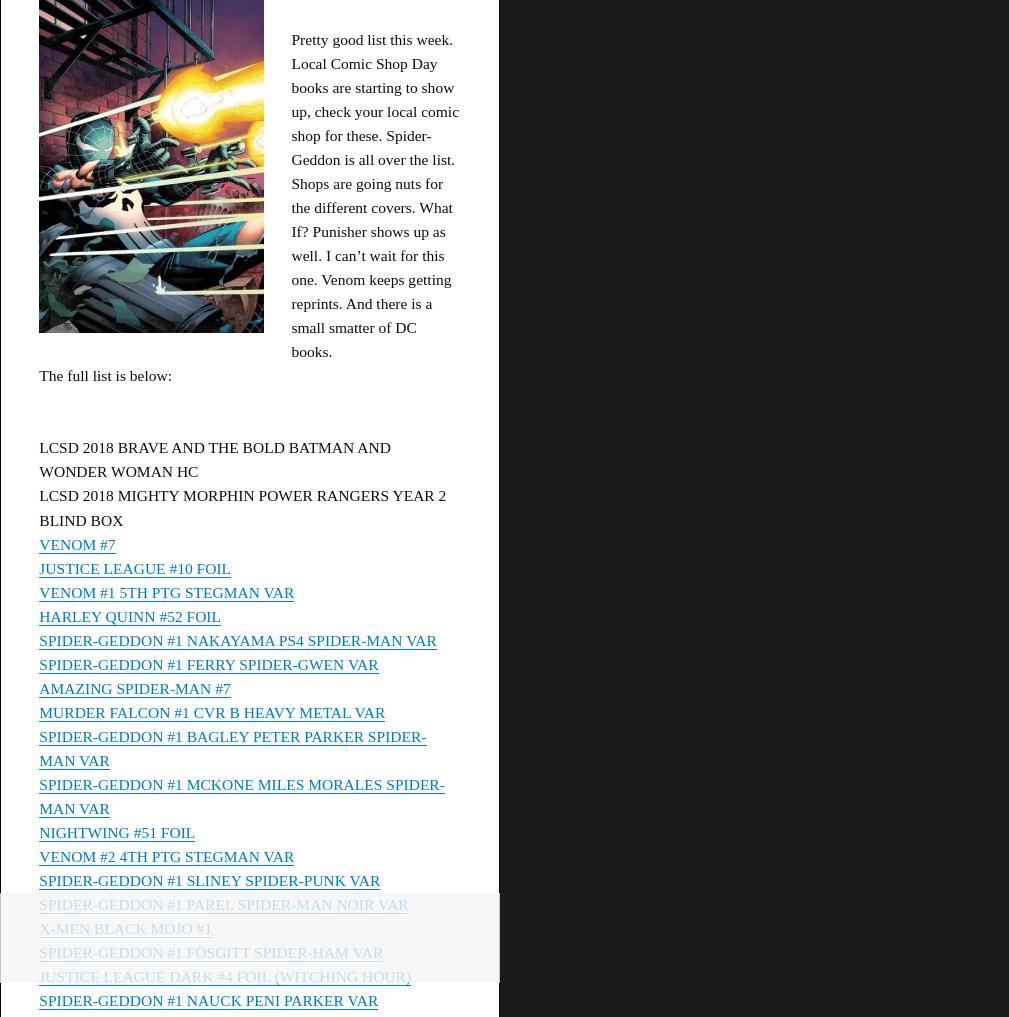 Image resolution: width=1009 pixels, height=1017 pixels. I want to click on 'VENOM #2 4TH PTG STEGMAN VAR', so click(165, 856).